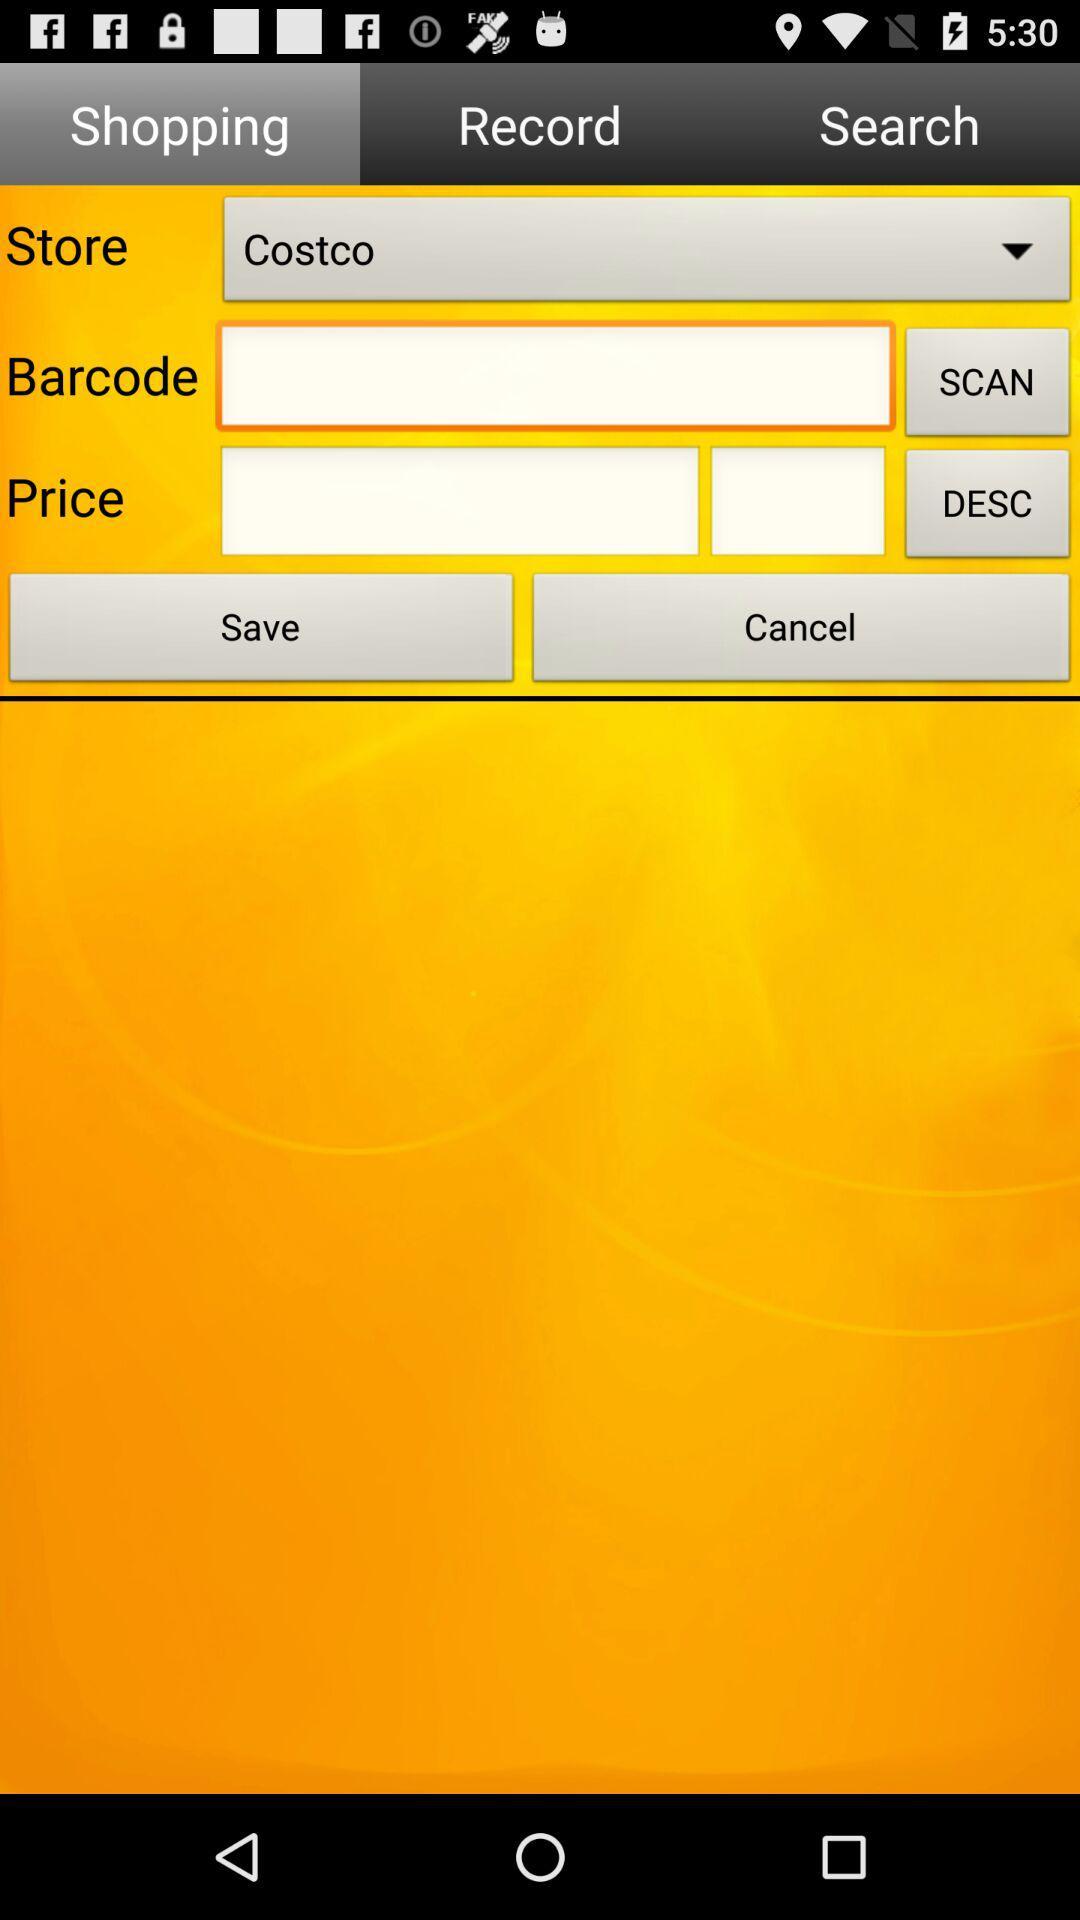  Describe the element at coordinates (797, 507) in the screenshot. I see `price` at that location.